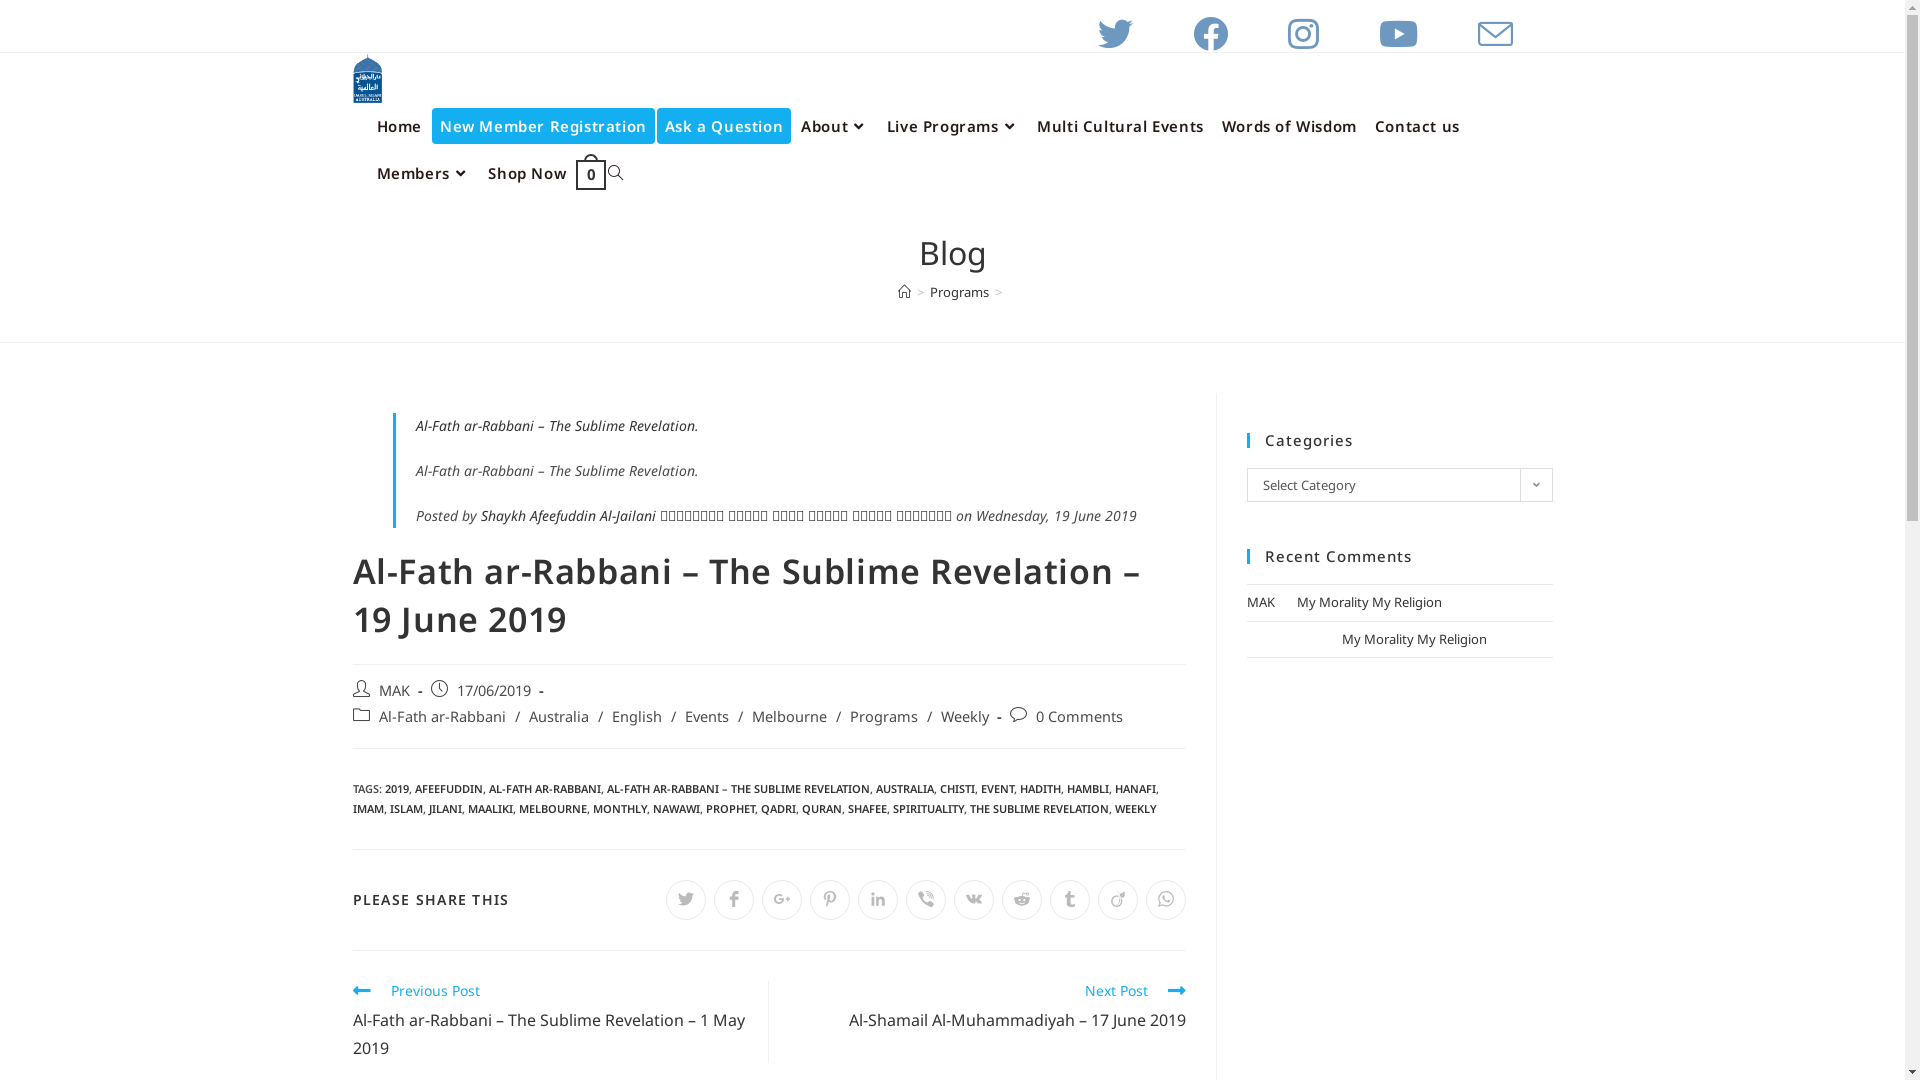 The height and width of the screenshot is (1080, 1920). Describe the element at coordinates (675, 807) in the screenshot. I see `'NAWAWI'` at that location.